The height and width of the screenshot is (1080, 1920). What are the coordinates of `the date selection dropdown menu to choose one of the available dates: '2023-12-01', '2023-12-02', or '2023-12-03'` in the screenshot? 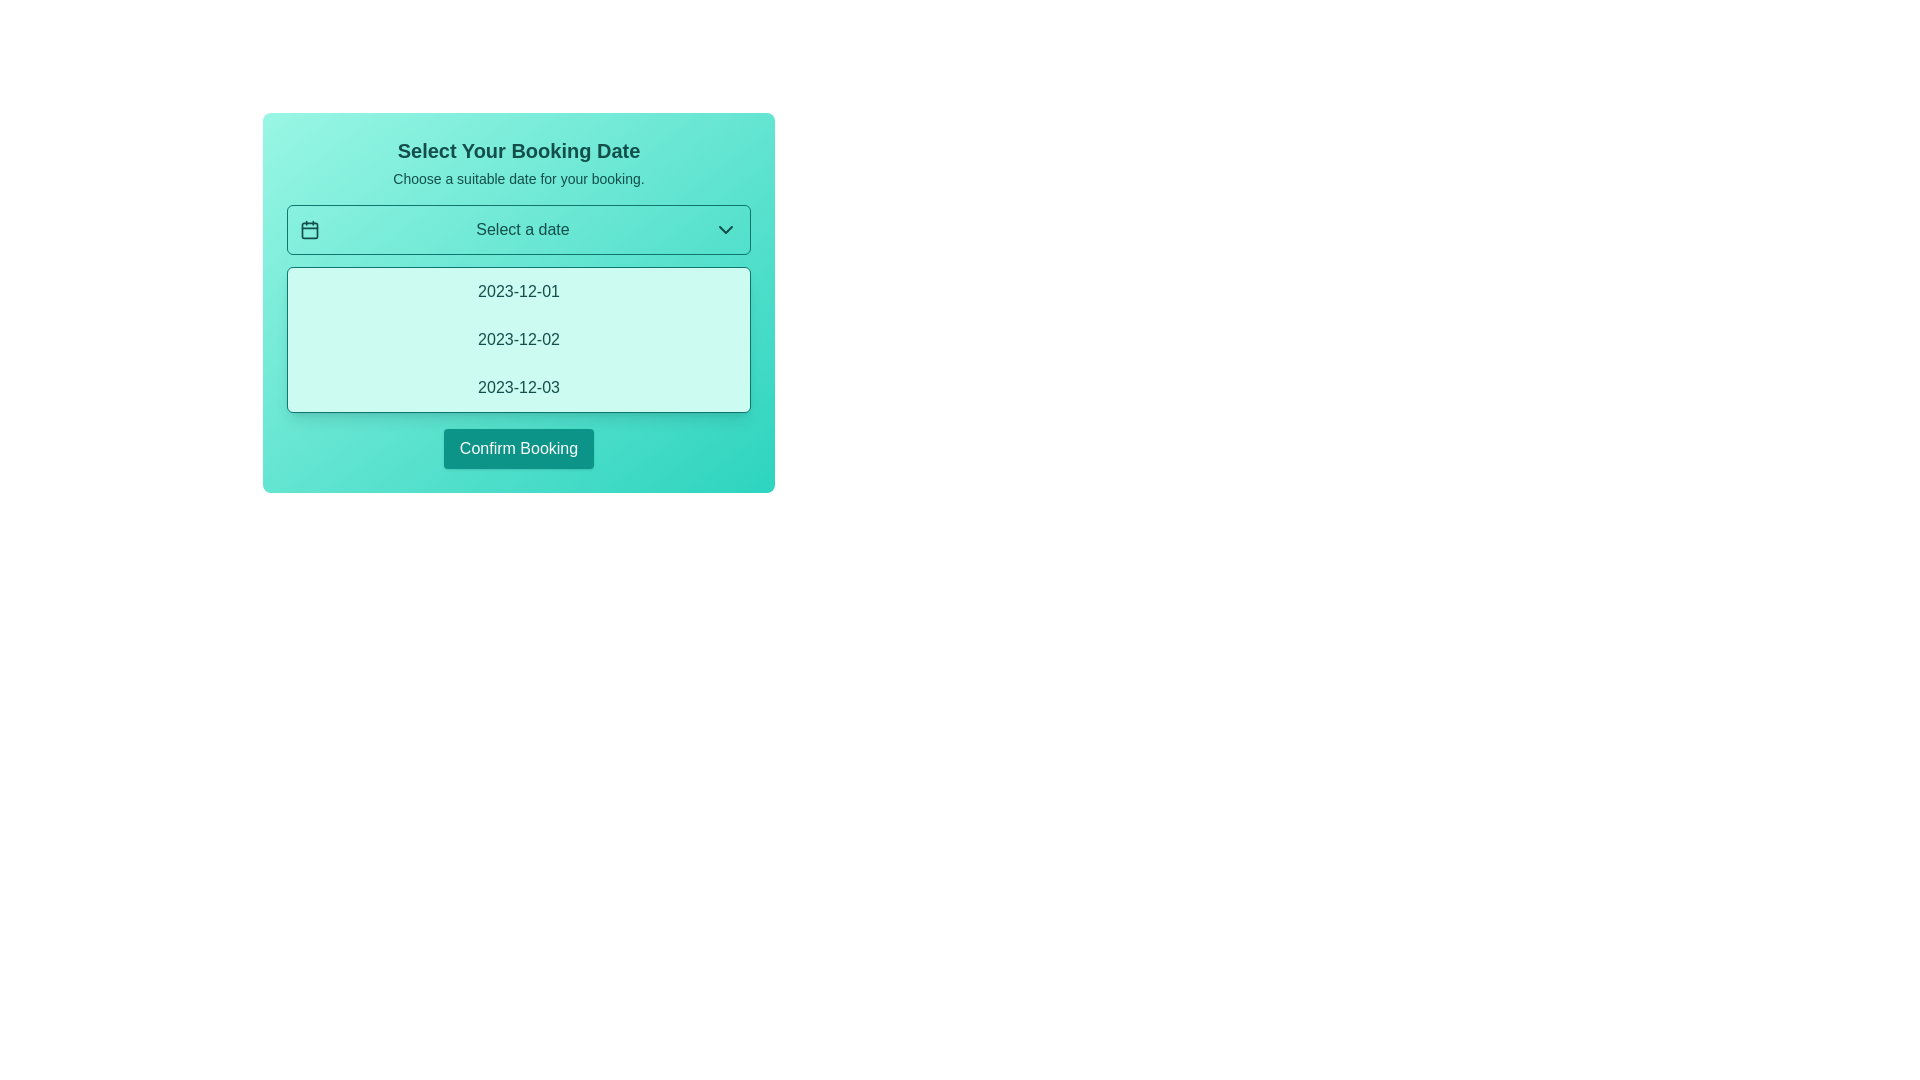 It's located at (518, 303).